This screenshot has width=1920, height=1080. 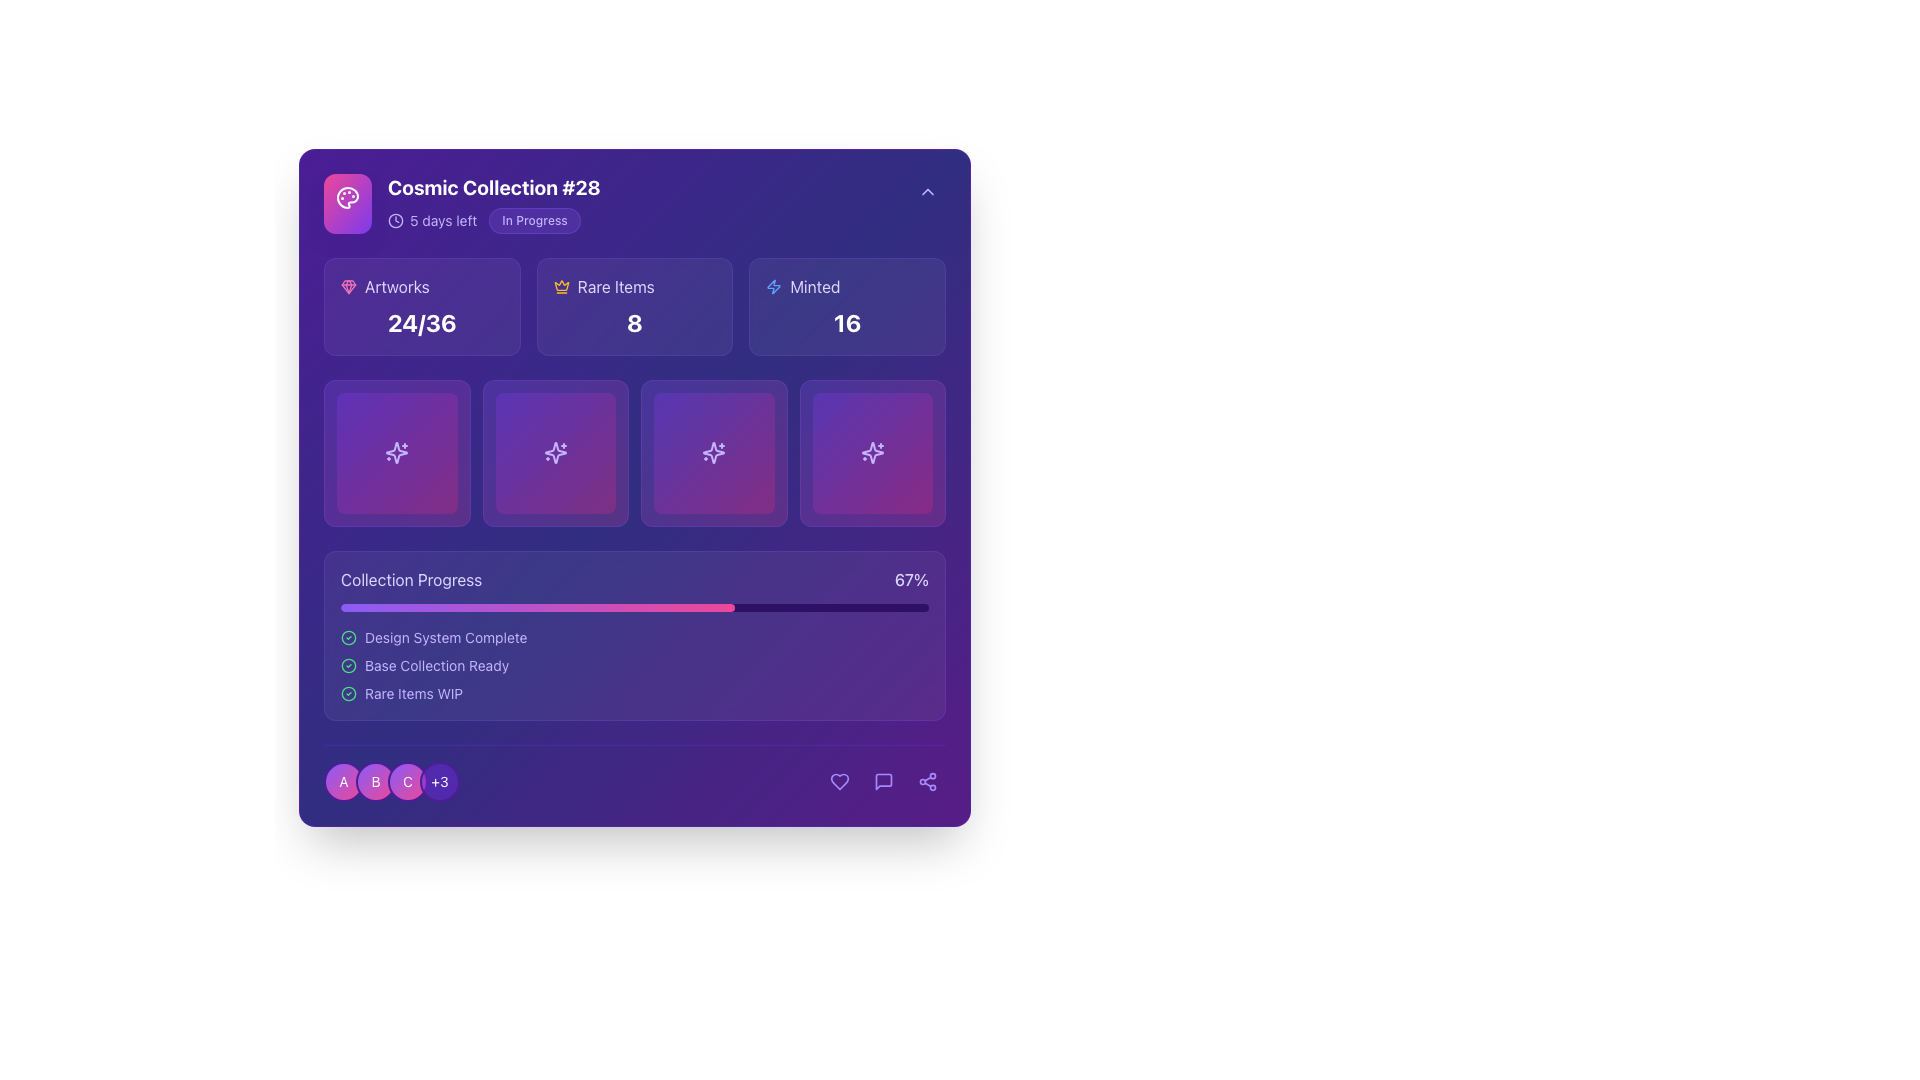 What do you see at coordinates (773, 286) in the screenshot?
I see `the state or functionality of the icon that signifies the action related to the text 'Minted', positioned directly to the left of it` at bounding box center [773, 286].